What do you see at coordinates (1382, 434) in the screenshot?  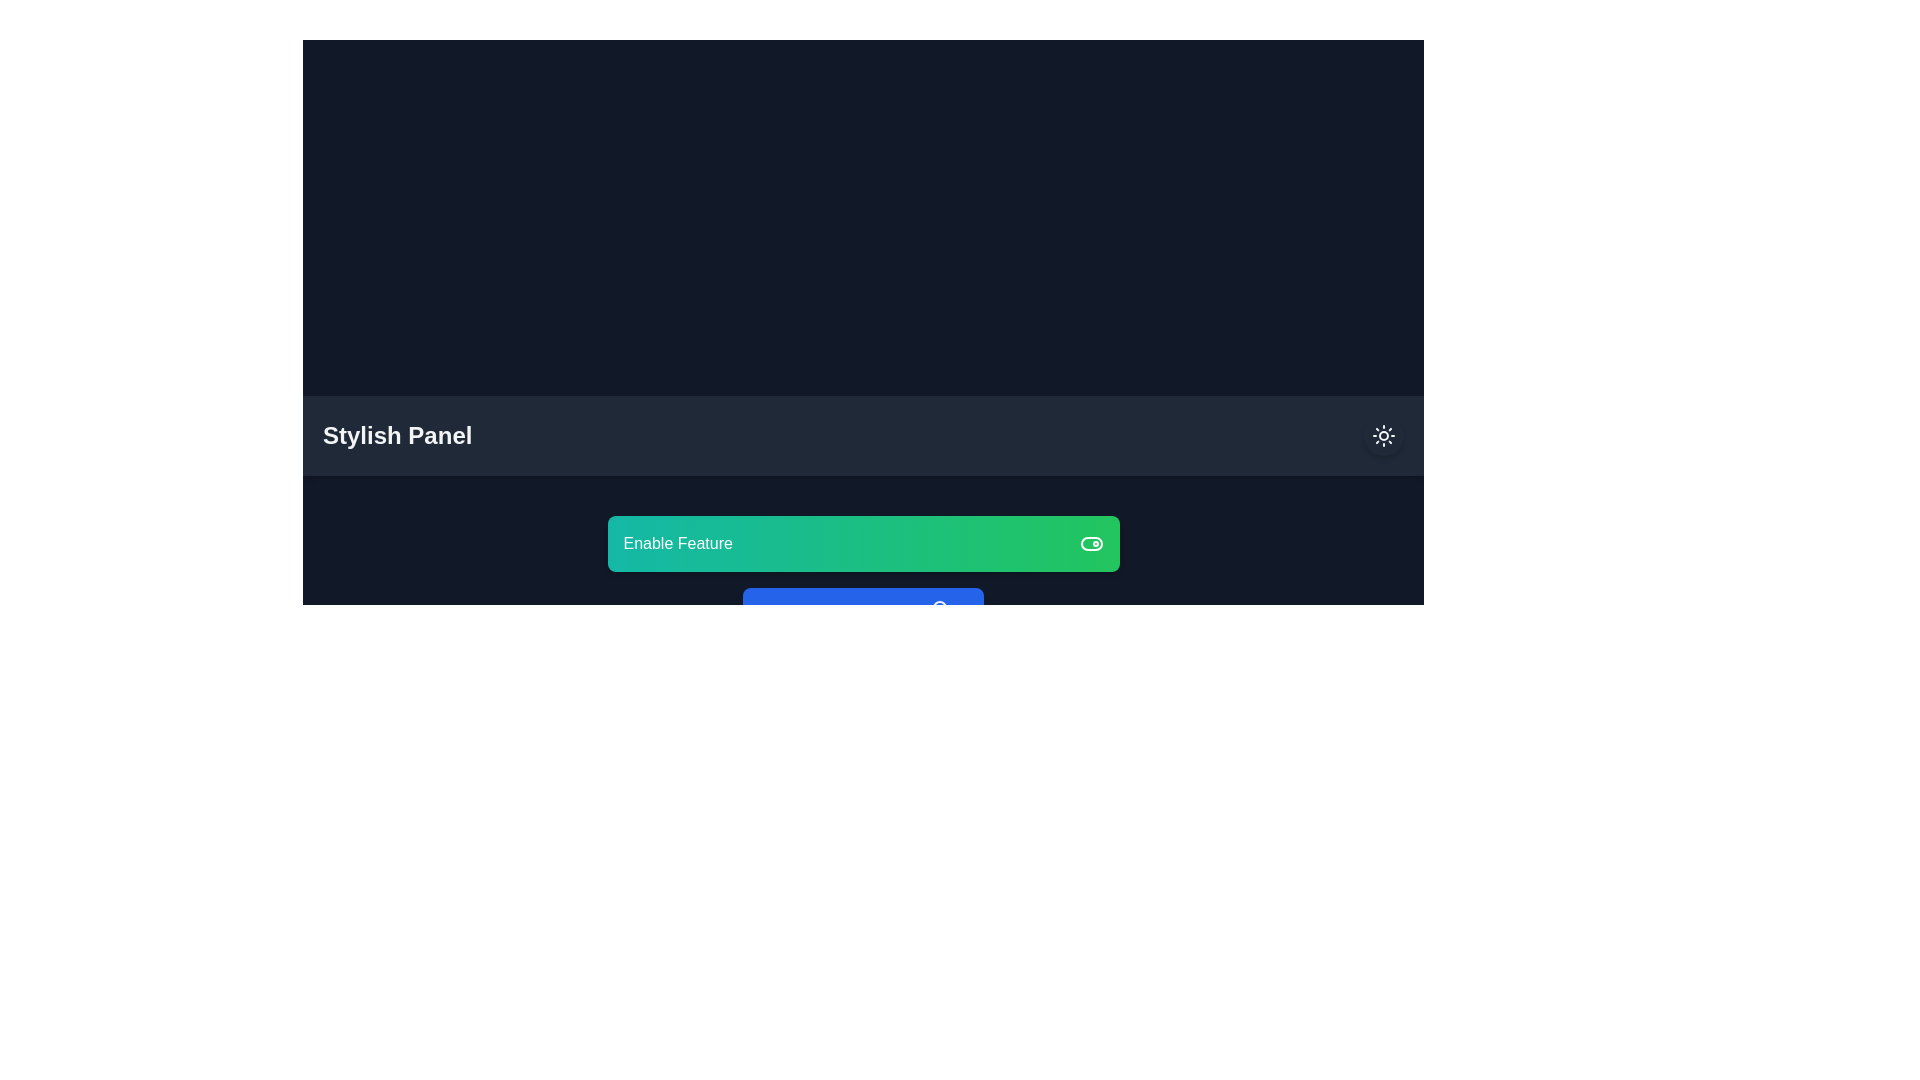 I see `the rounded button with a sun icon on the 'Stylish Panel'` at bounding box center [1382, 434].